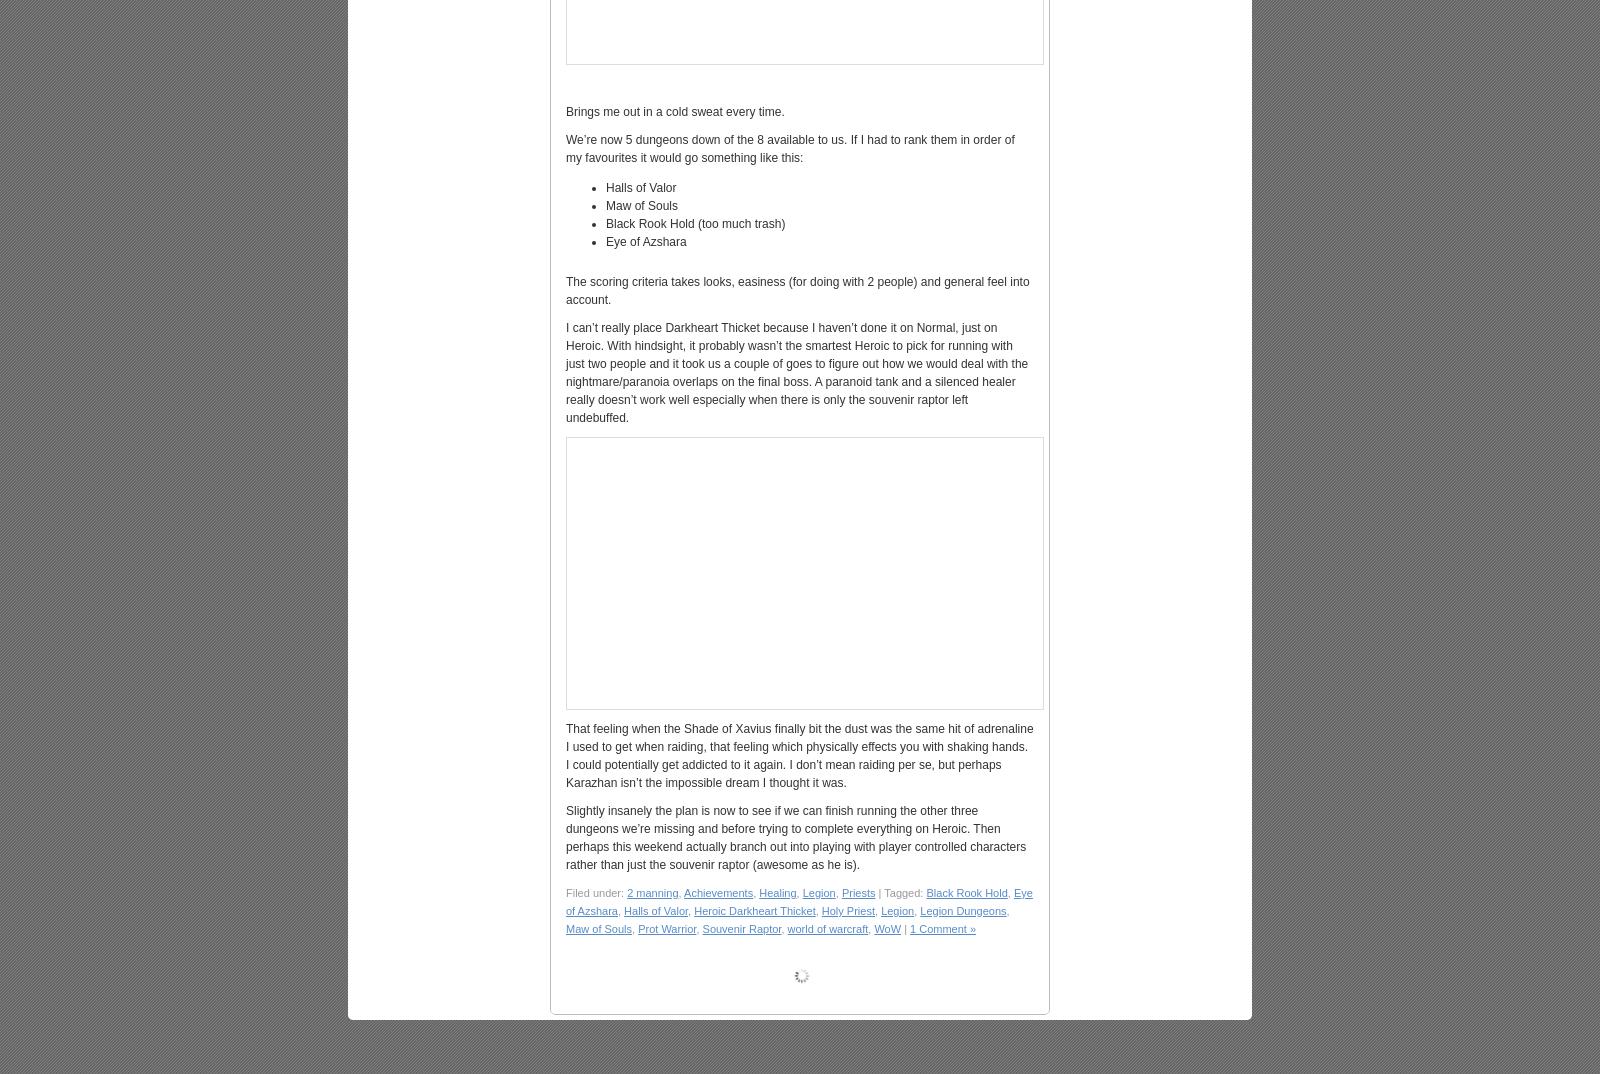  Describe the element at coordinates (796, 372) in the screenshot. I see `'I can’t really place Darkheart Thicket because I haven’t done it on Normal, just on Heroic. With hindsight, it probably wasn’t the smartest Heroic to pick for running with just two people and it took us a couple of goes to figure out how we would deal with the nightmare/paranoia overlaps on the final boss. A paranoid tank and a silenced healer really doesn’t work well especially when there is only the souvenir raptor left undebuffed.'` at that location.